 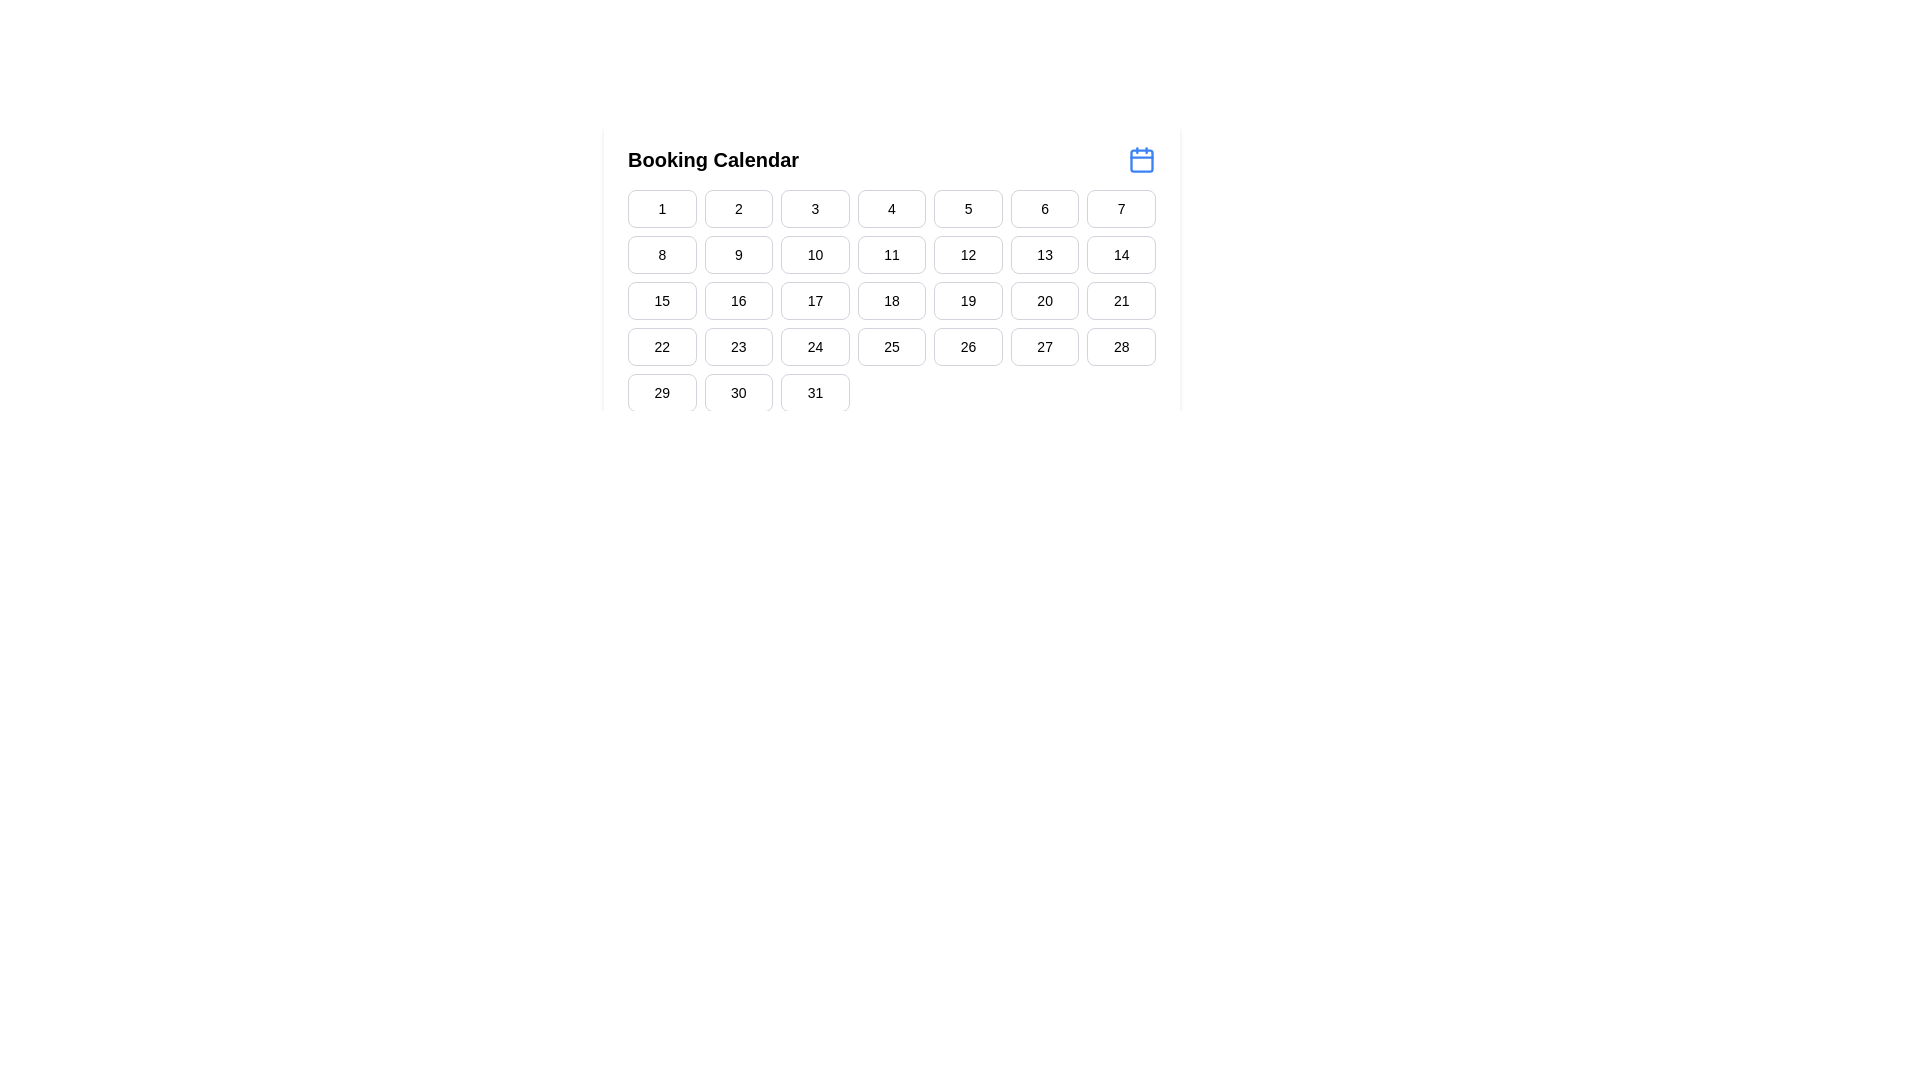 I want to click on the calendar icon with a blue outline located at the top right corner of the header section next to the 'Booking Calendar' title, so click(x=1142, y=158).